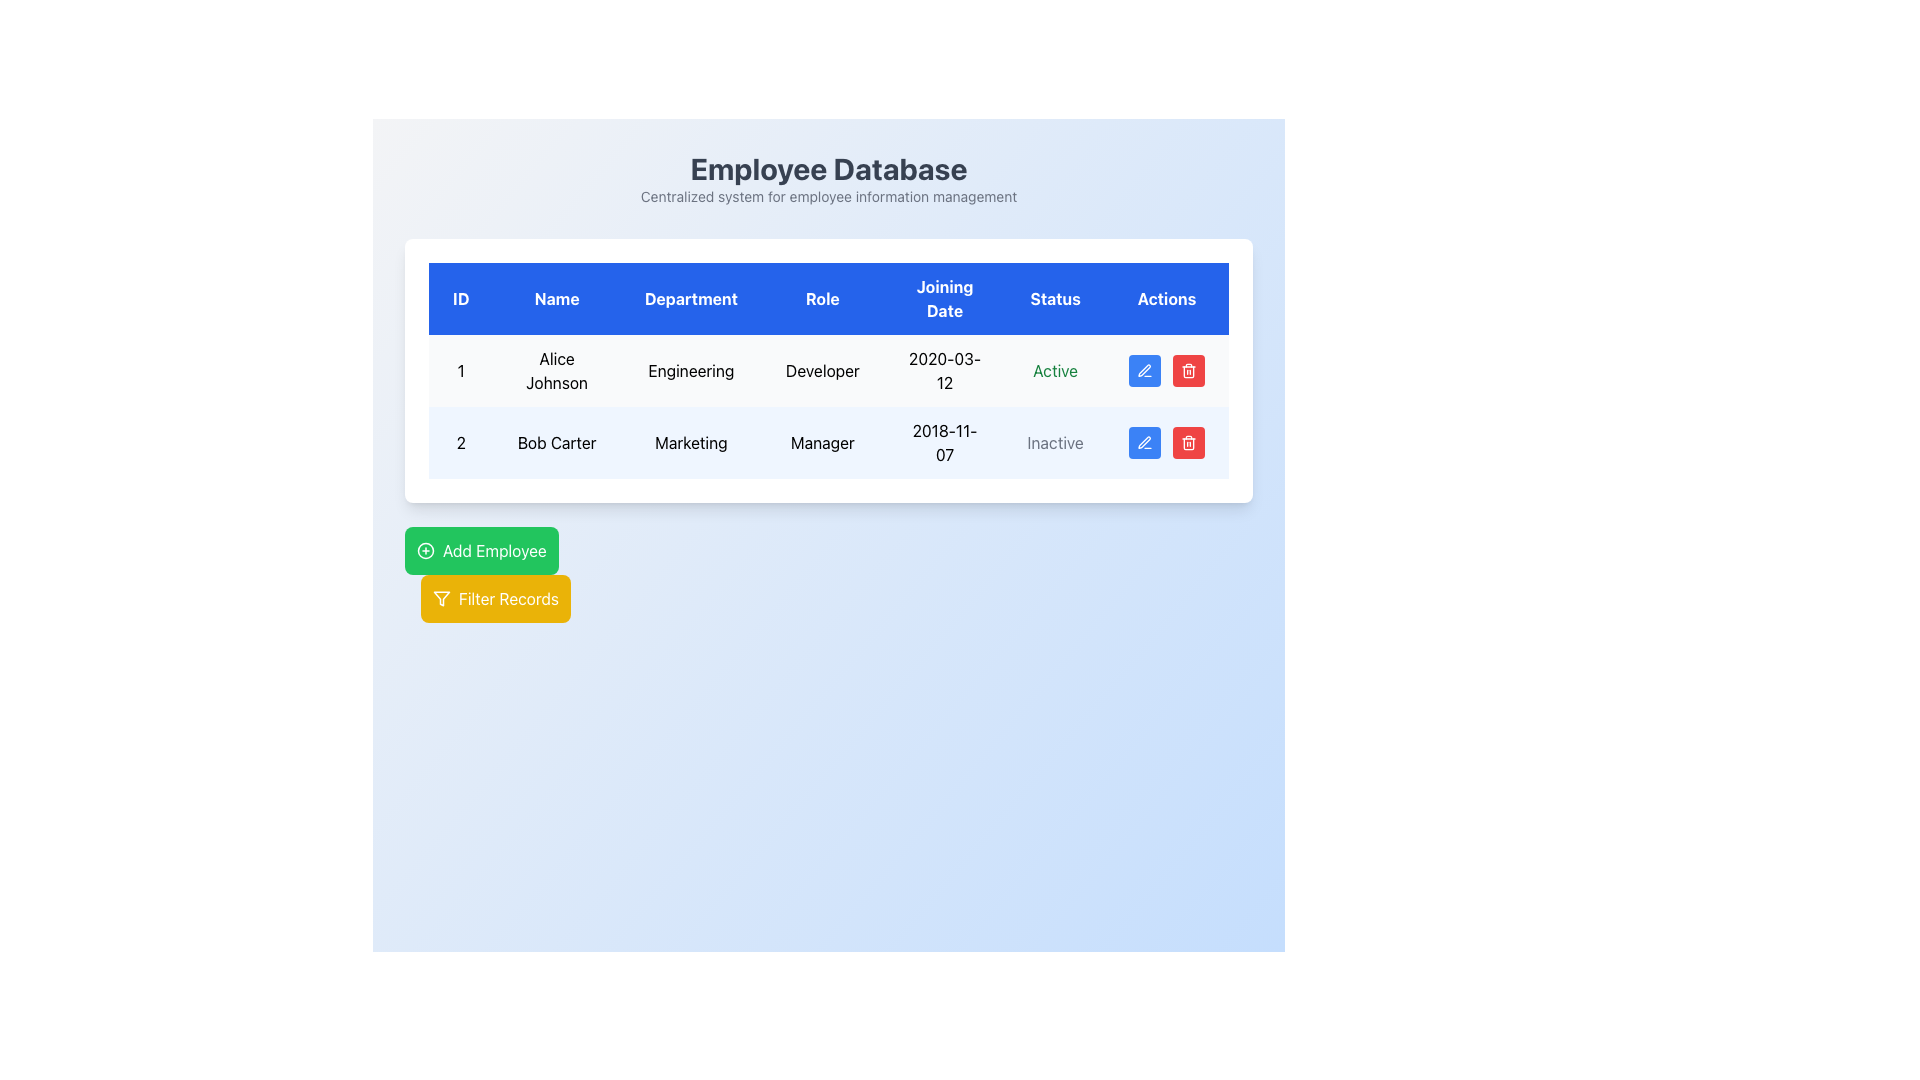 Image resolution: width=1920 pixels, height=1080 pixels. I want to click on the edit IconButton located in the first row of the user table's 'Actions' column, next to the 'Active' status, so click(1144, 370).